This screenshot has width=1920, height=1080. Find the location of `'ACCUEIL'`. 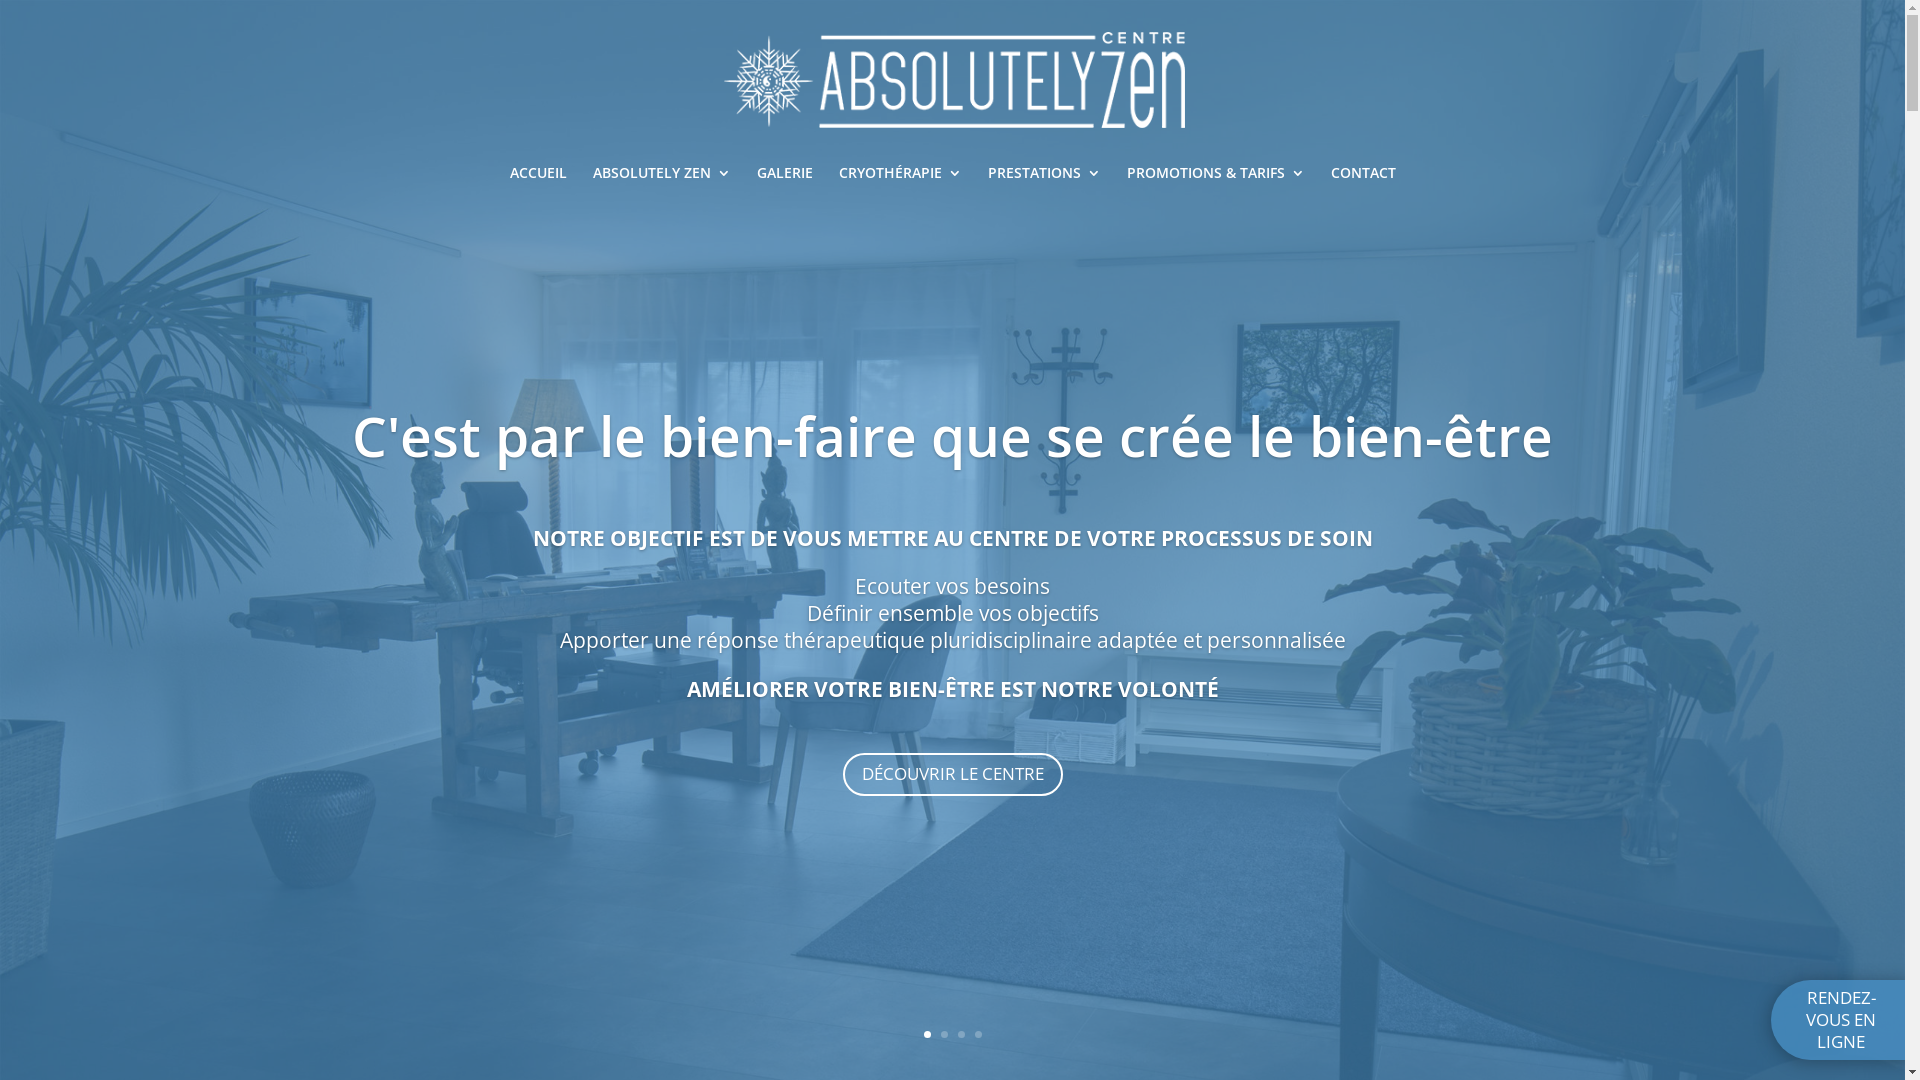

'ACCUEIL' is located at coordinates (509, 180).